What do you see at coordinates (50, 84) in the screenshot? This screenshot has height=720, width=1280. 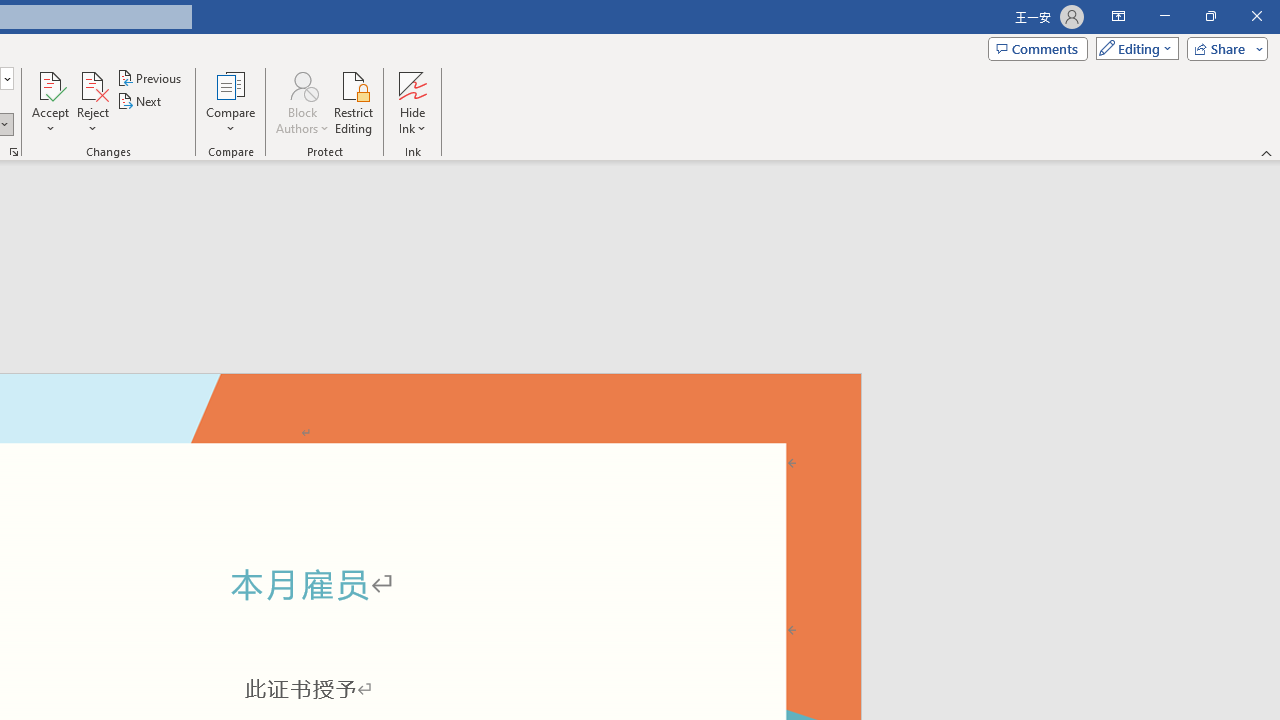 I see `'Accept and Move to Next'` at bounding box center [50, 84].